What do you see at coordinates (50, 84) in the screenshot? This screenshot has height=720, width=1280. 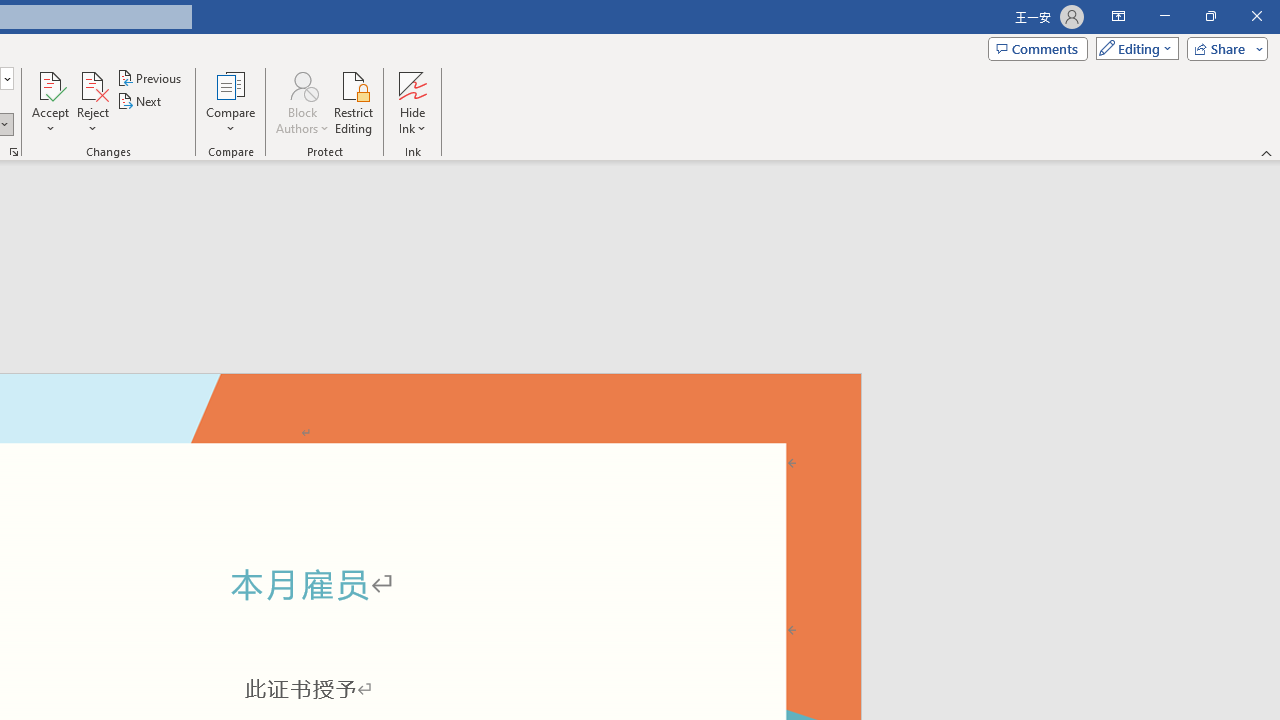 I see `'Accept and Move to Next'` at bounding box center [50, 84].